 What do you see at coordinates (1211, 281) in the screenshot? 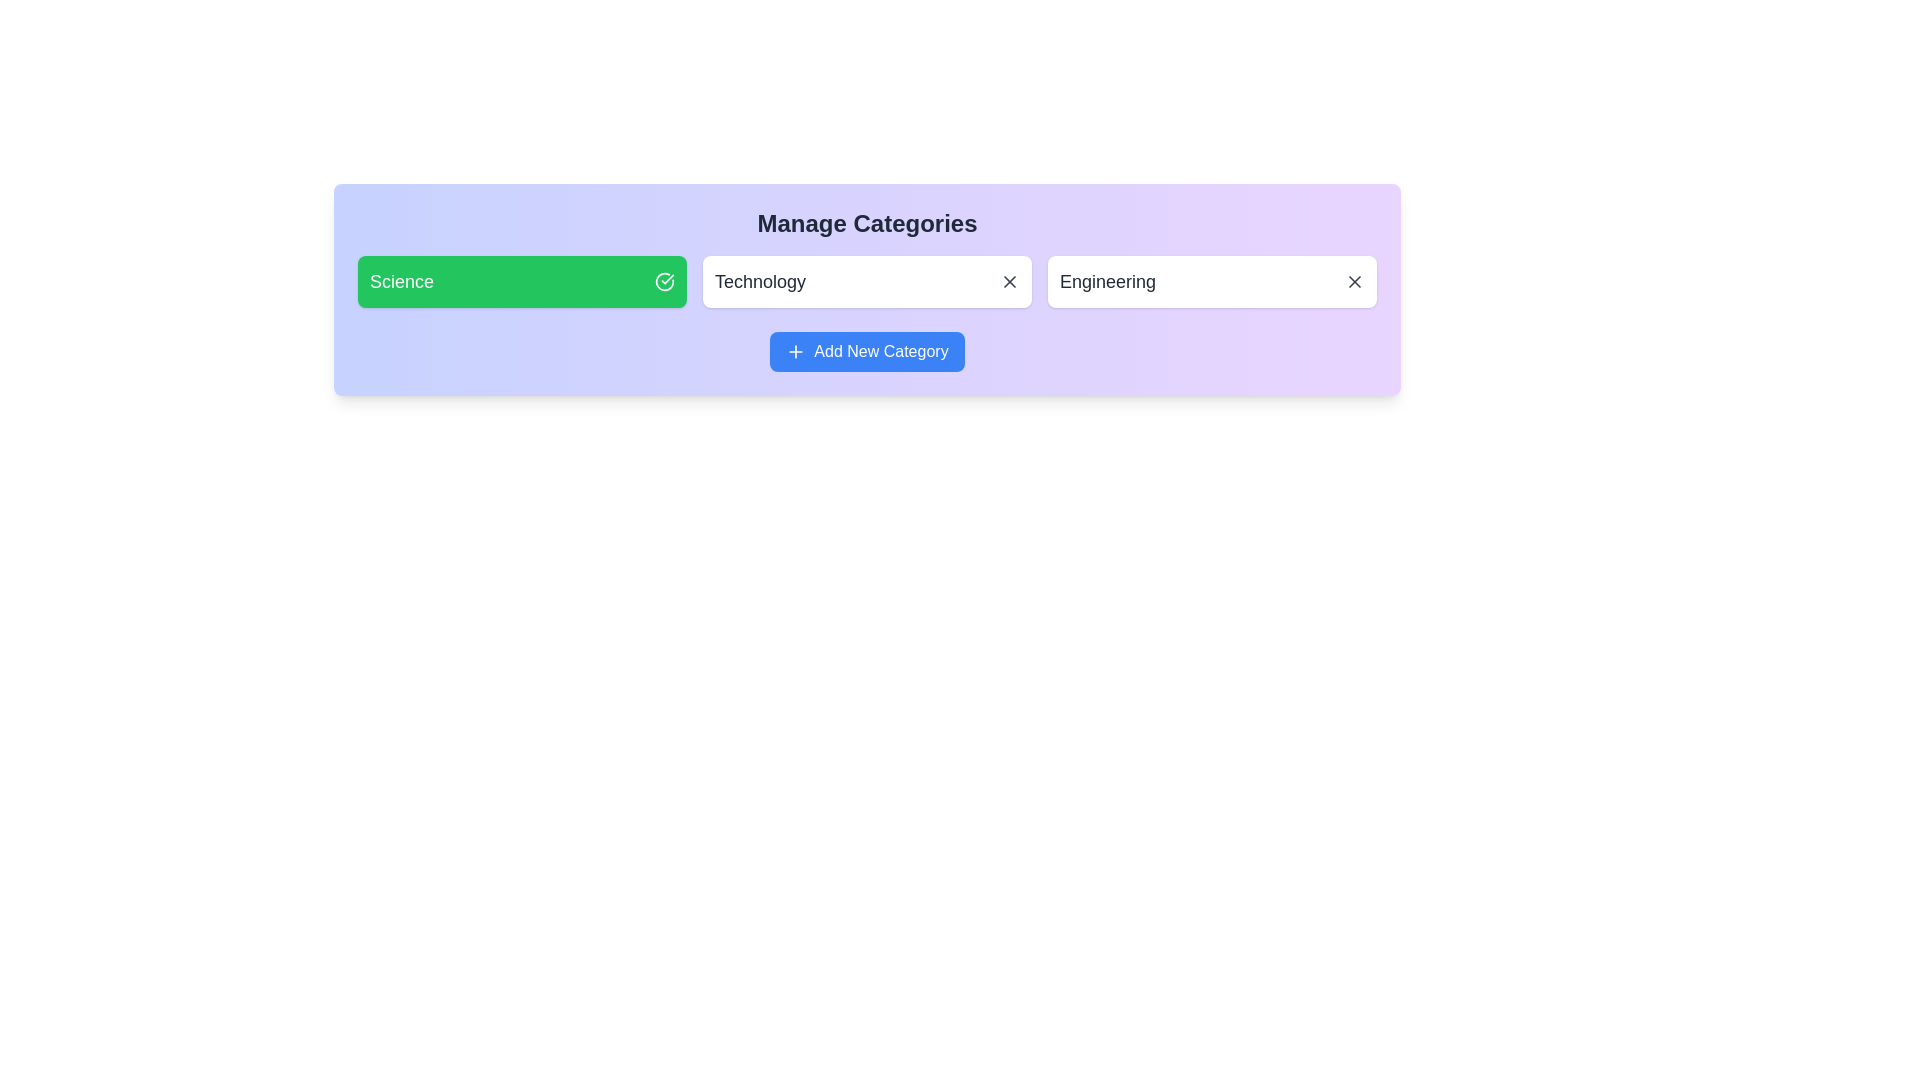
I see `the category Engineering to observe the hover effect` at bounding box center [1211, 281].